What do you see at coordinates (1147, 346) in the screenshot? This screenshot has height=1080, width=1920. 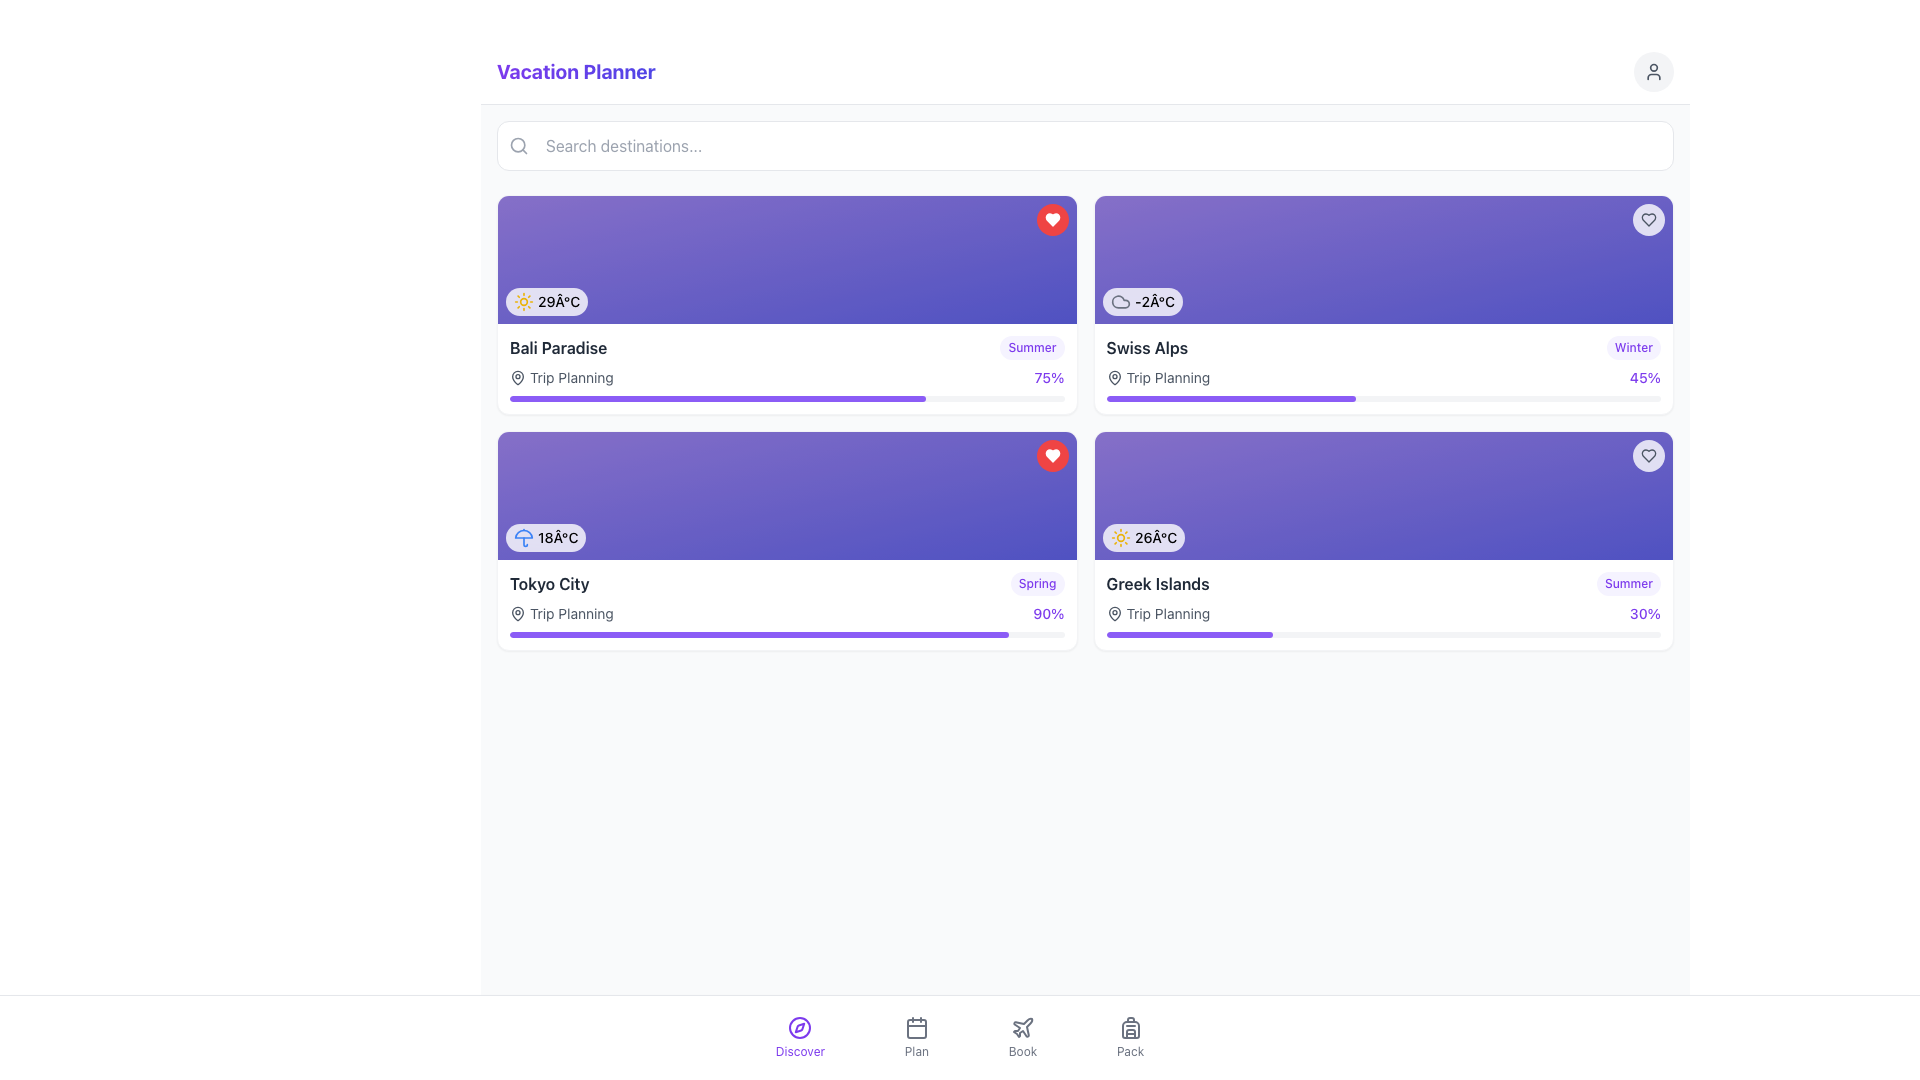 I see `destination name from the text label located in the upper-right card section of the interface, positioned to the left of the 'Winter' tag` at bounding box center [1147, 346].